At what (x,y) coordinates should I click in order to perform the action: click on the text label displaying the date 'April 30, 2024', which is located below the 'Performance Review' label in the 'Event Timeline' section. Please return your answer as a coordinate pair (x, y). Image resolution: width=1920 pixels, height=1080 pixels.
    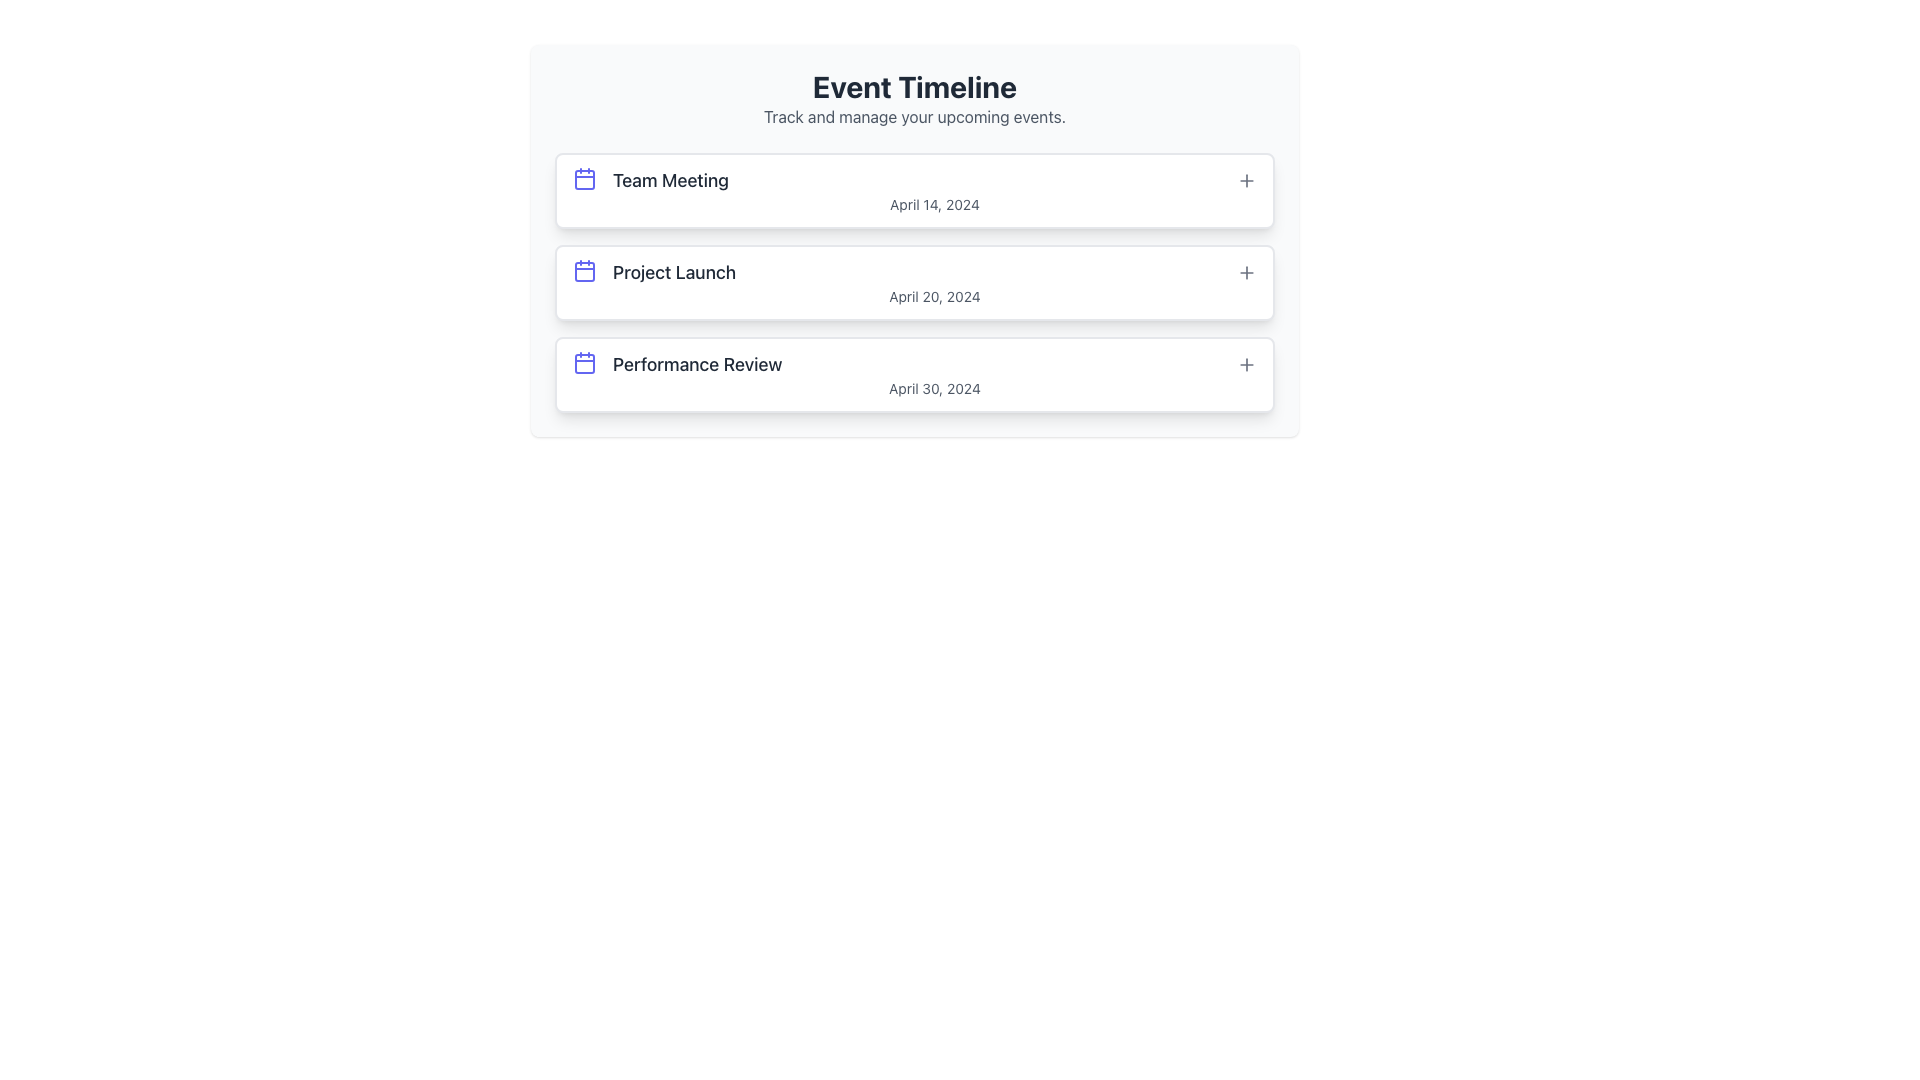
    Looking at the image, I should click on (934, 389).